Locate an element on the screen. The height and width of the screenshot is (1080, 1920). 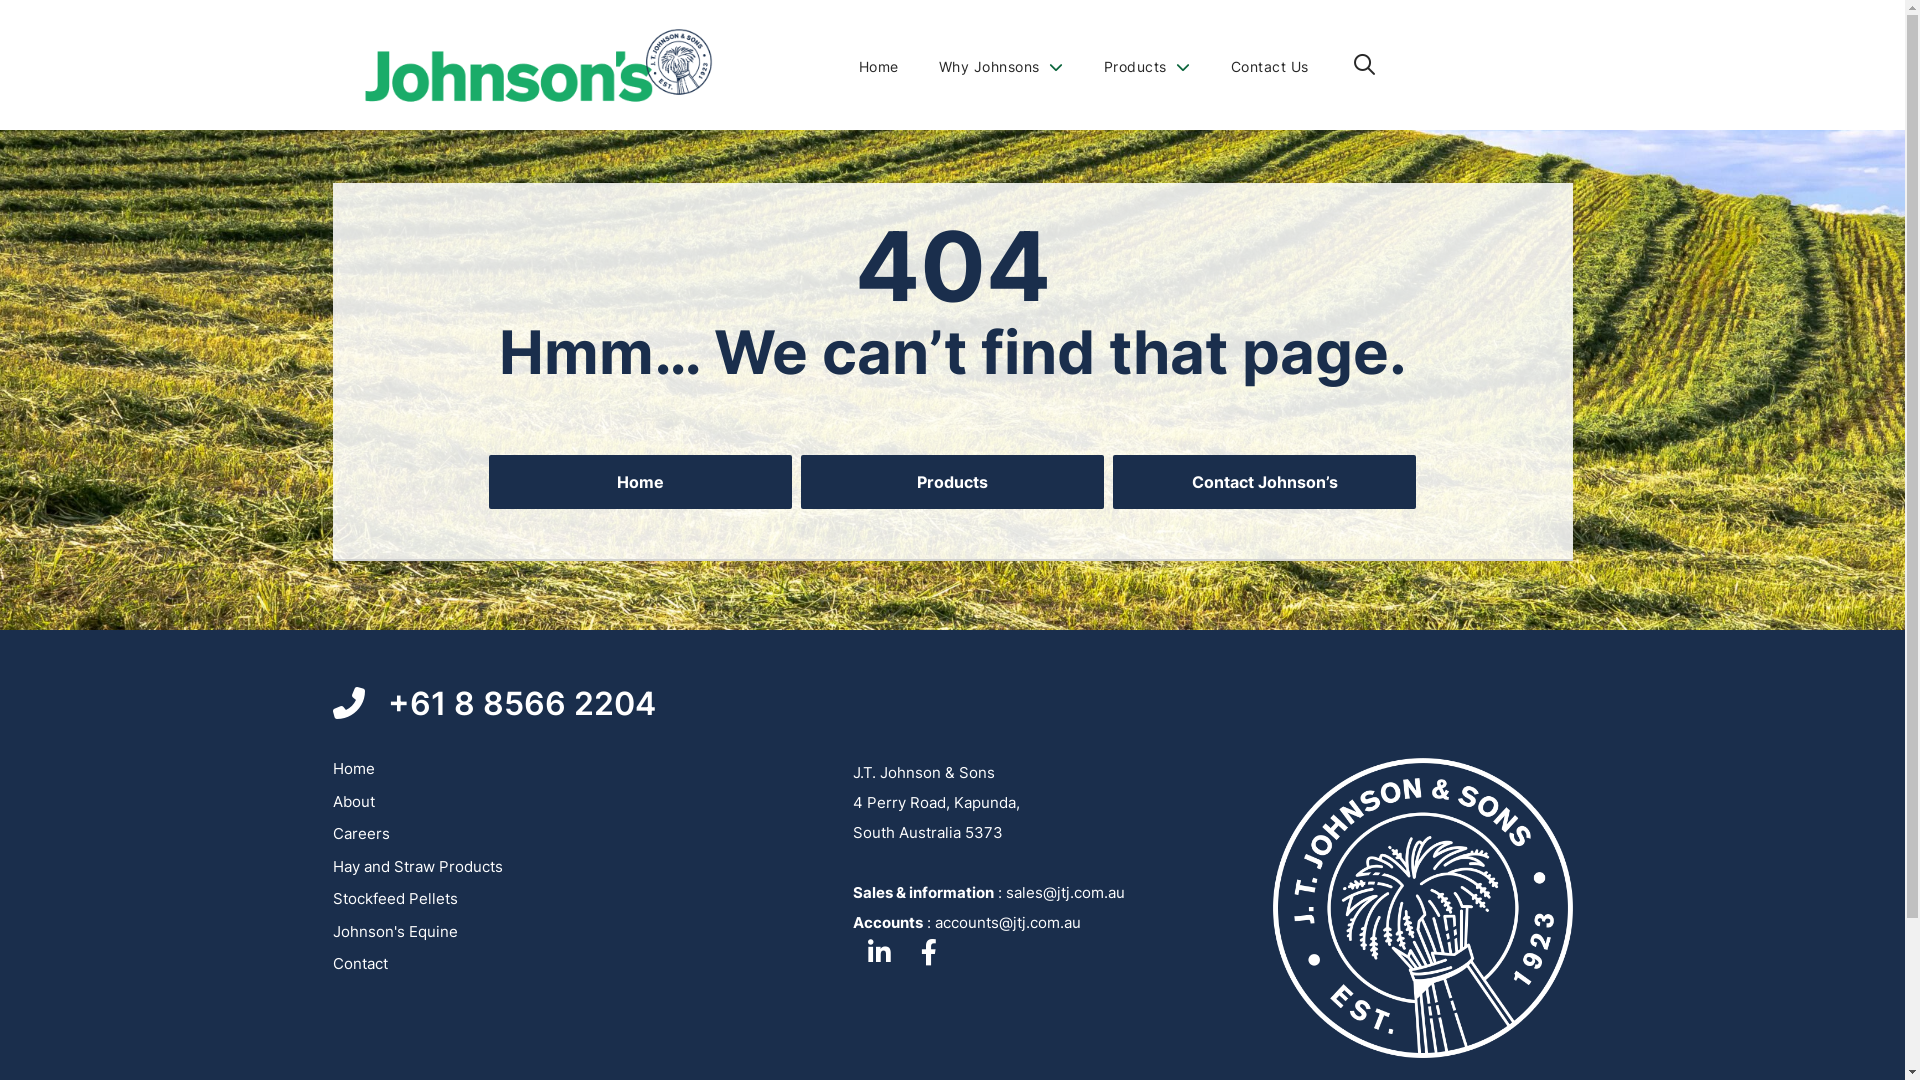
'+61 8 8566 2204' is located at coordinates (493, 702).